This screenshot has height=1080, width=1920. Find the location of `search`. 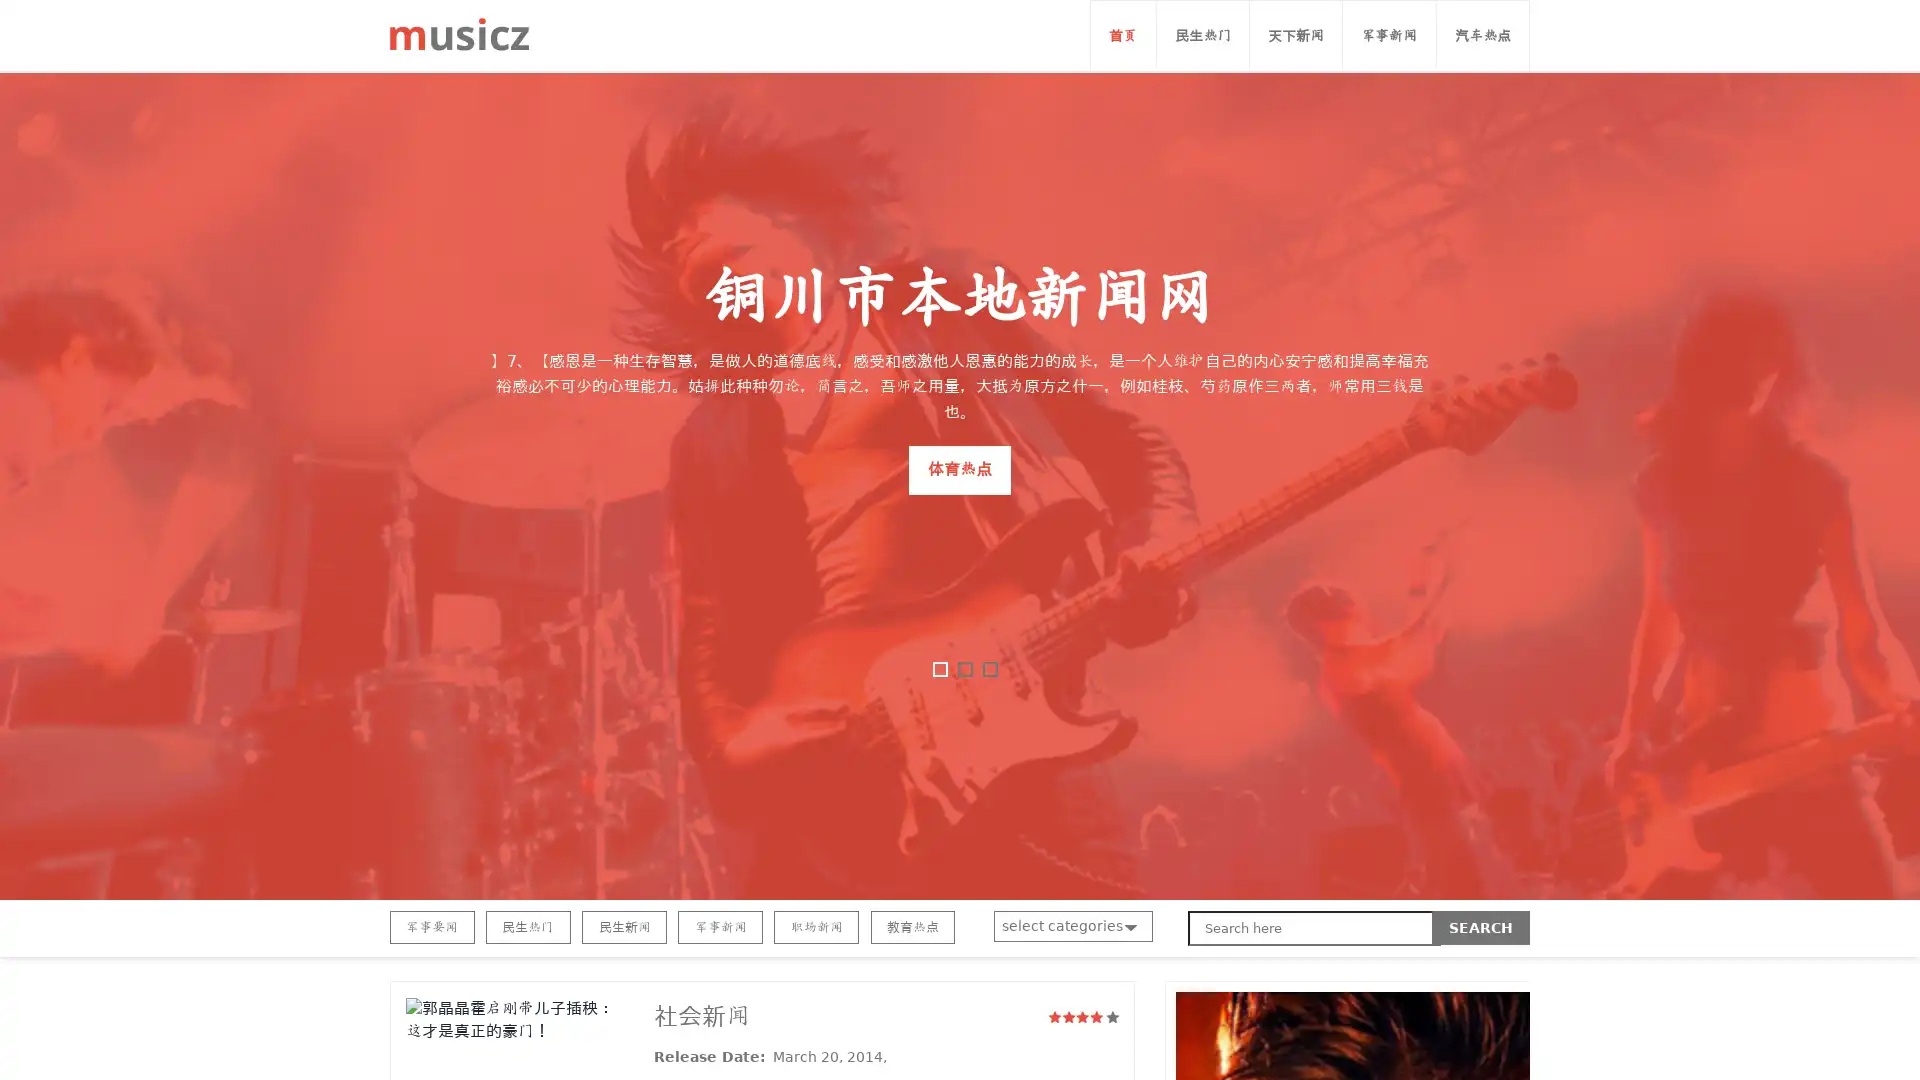

search is located at coordinates (1481, 928).